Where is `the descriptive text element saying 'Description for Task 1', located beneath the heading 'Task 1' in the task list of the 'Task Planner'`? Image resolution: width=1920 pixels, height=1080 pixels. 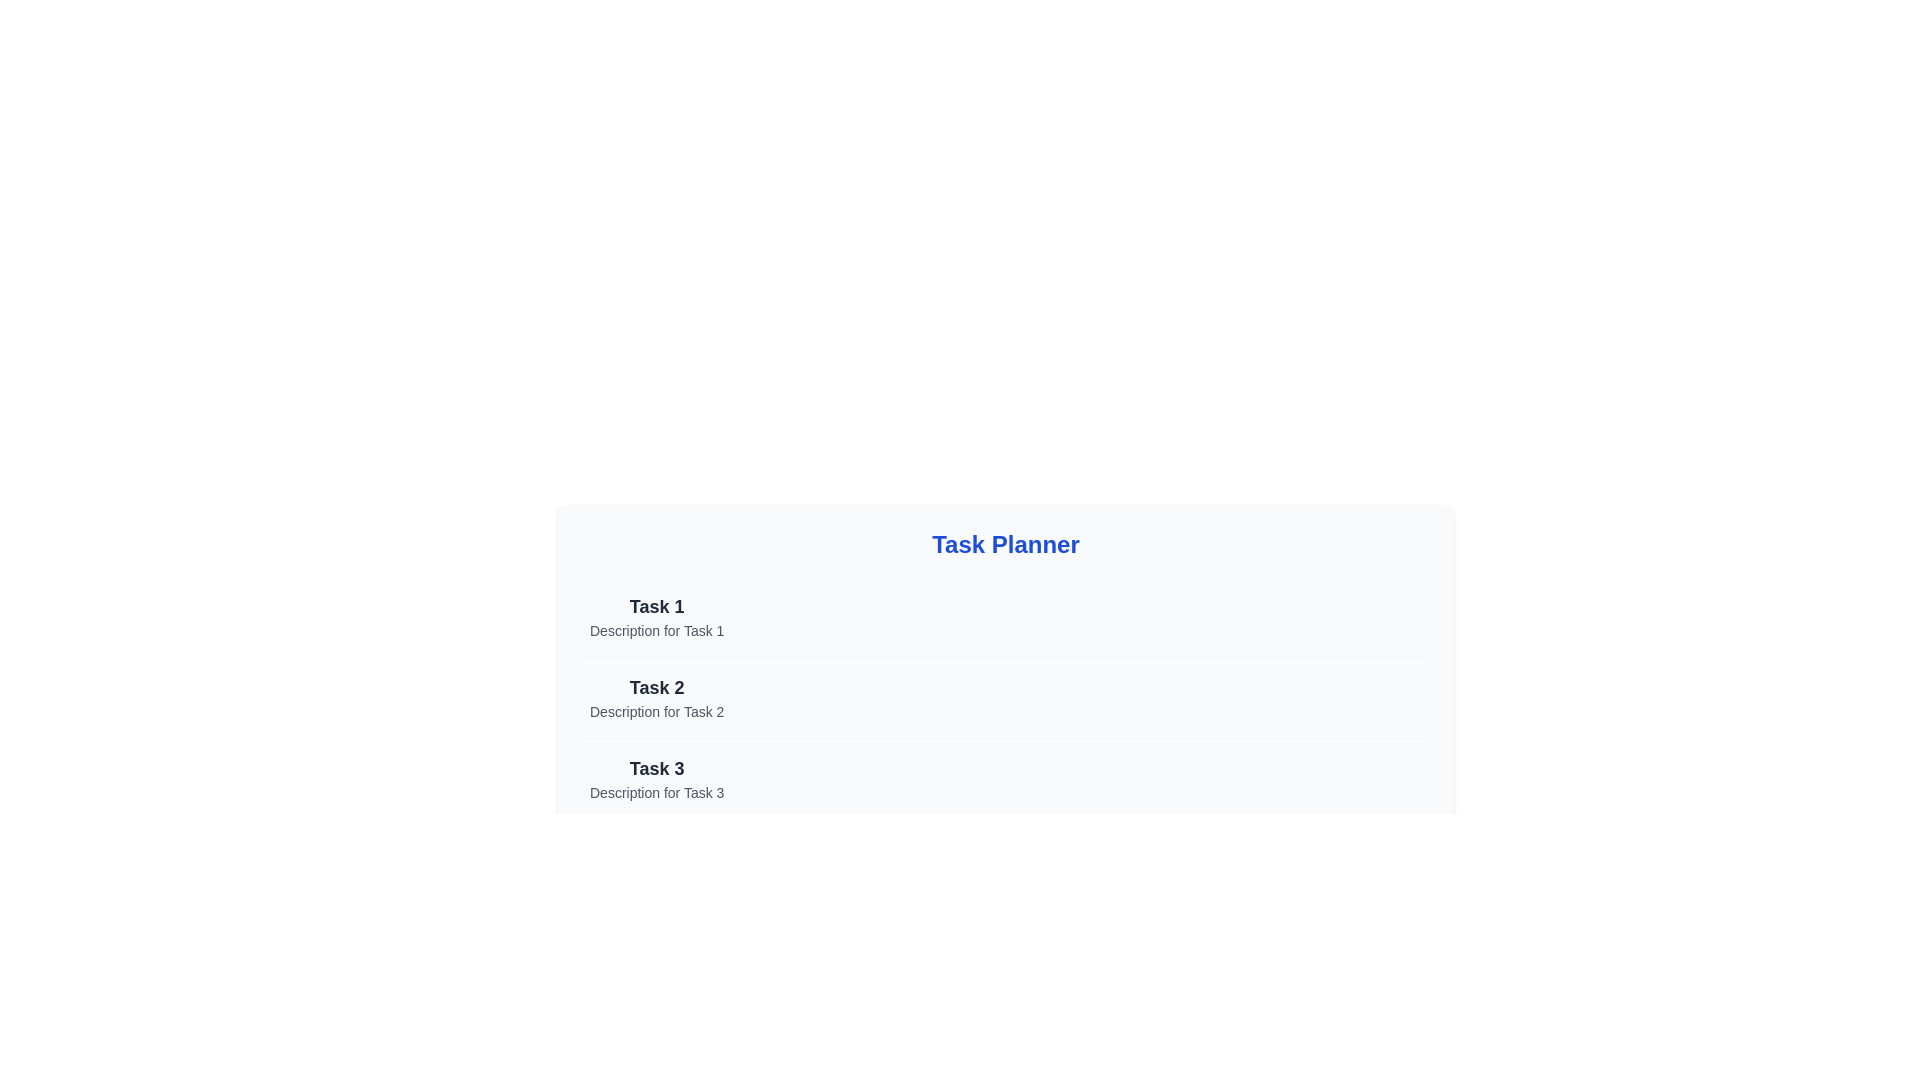
the descriptive text element saying 'Description for Task 1', located beneath the heading 'Task 1' in the task list of the 'Task Planner' is located at coordinates (657, 631).